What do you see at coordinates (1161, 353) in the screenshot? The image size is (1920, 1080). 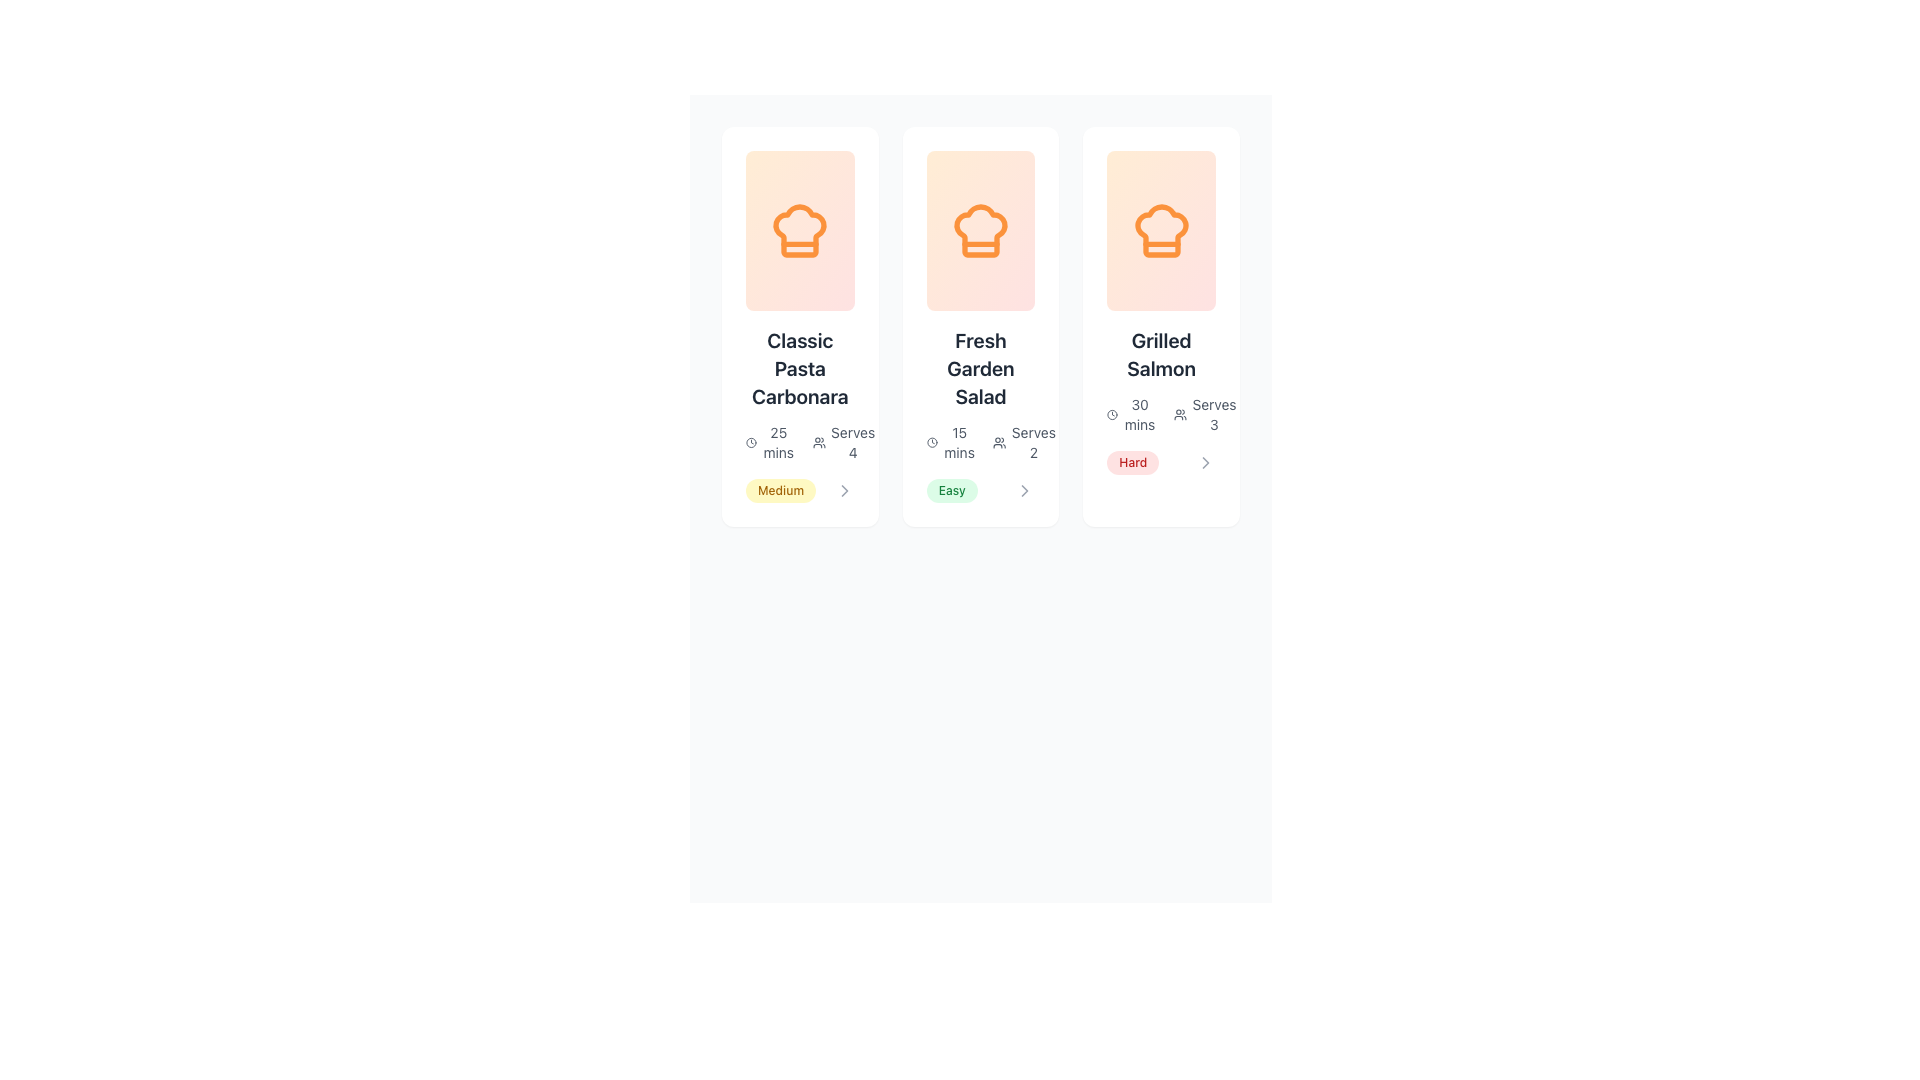 I see `the 'Grilled Salmon' text label styled with bold and large font, located in the upper-mid section of the third card, below an orange chef's hat icon` at bounding box center [1161, 353].